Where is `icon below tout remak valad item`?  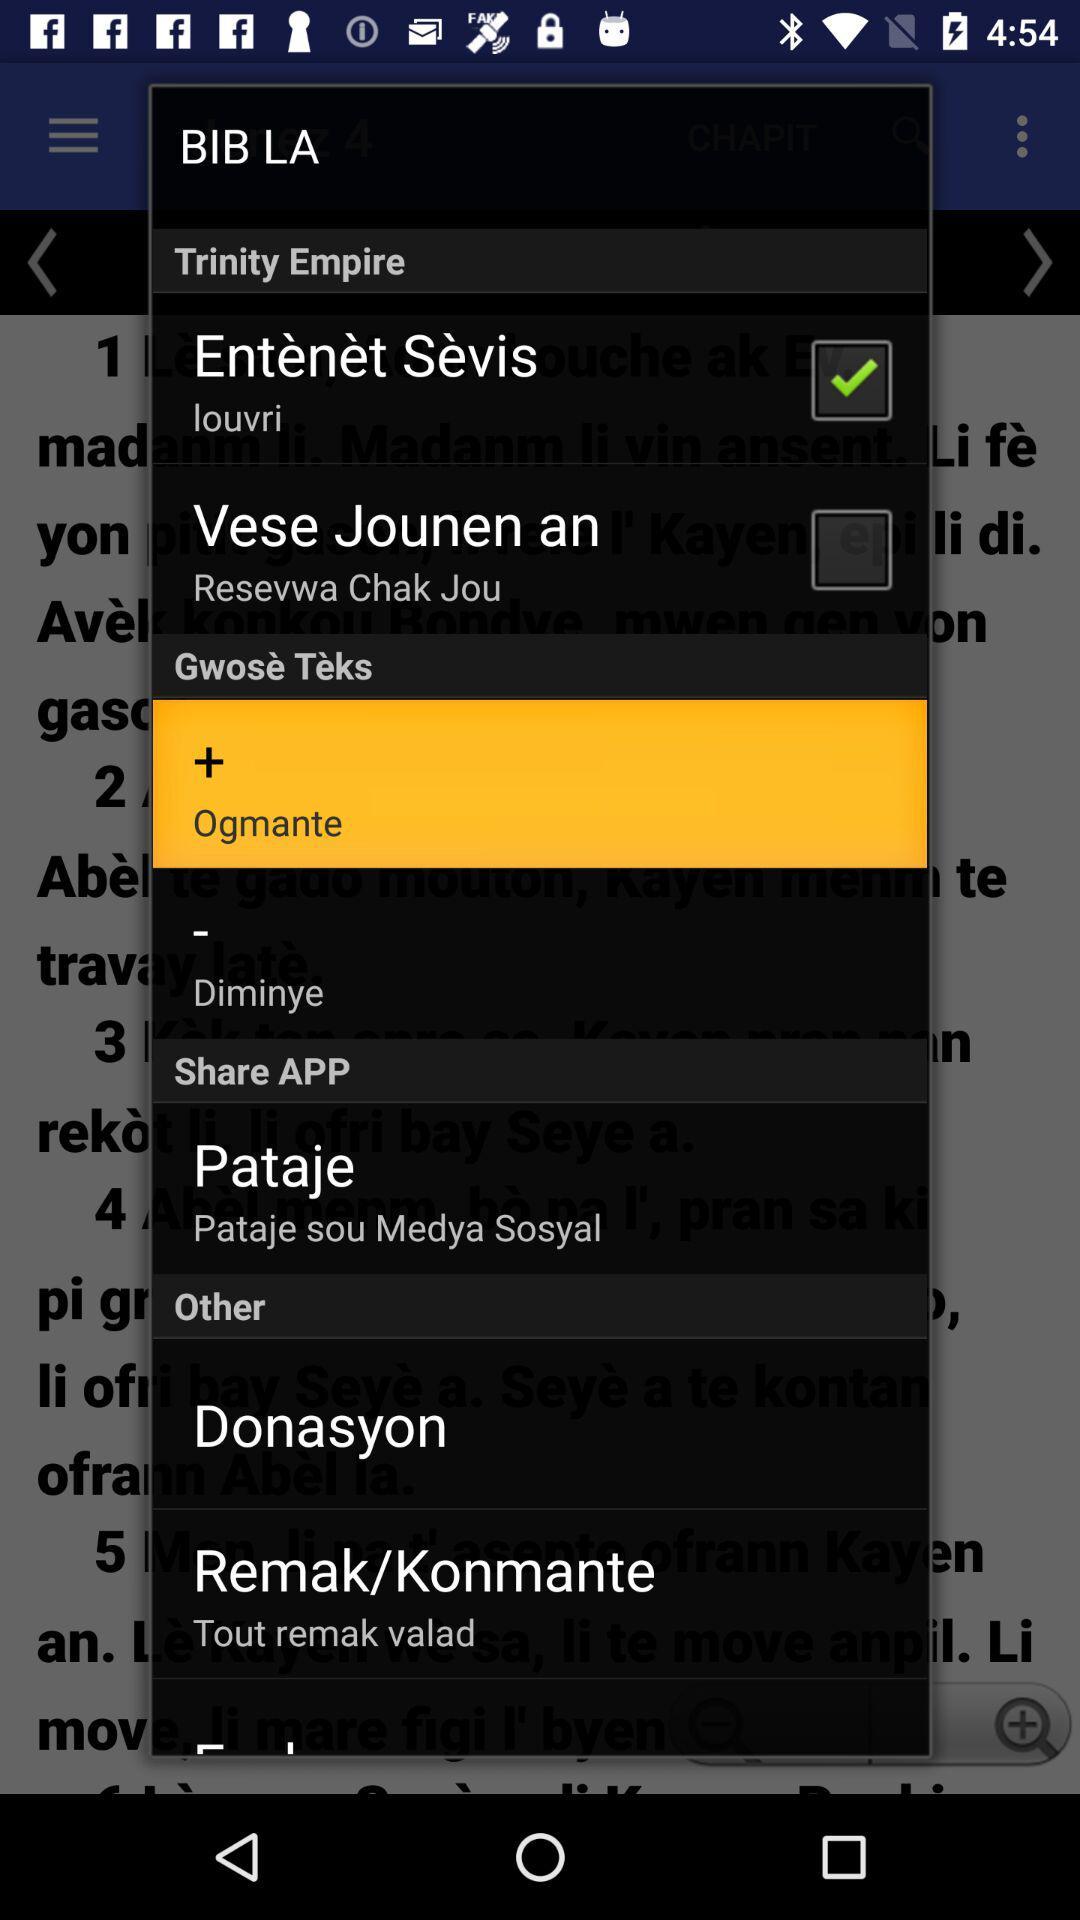 icon below tout remak valad item is located at coordinates (336, 1738).